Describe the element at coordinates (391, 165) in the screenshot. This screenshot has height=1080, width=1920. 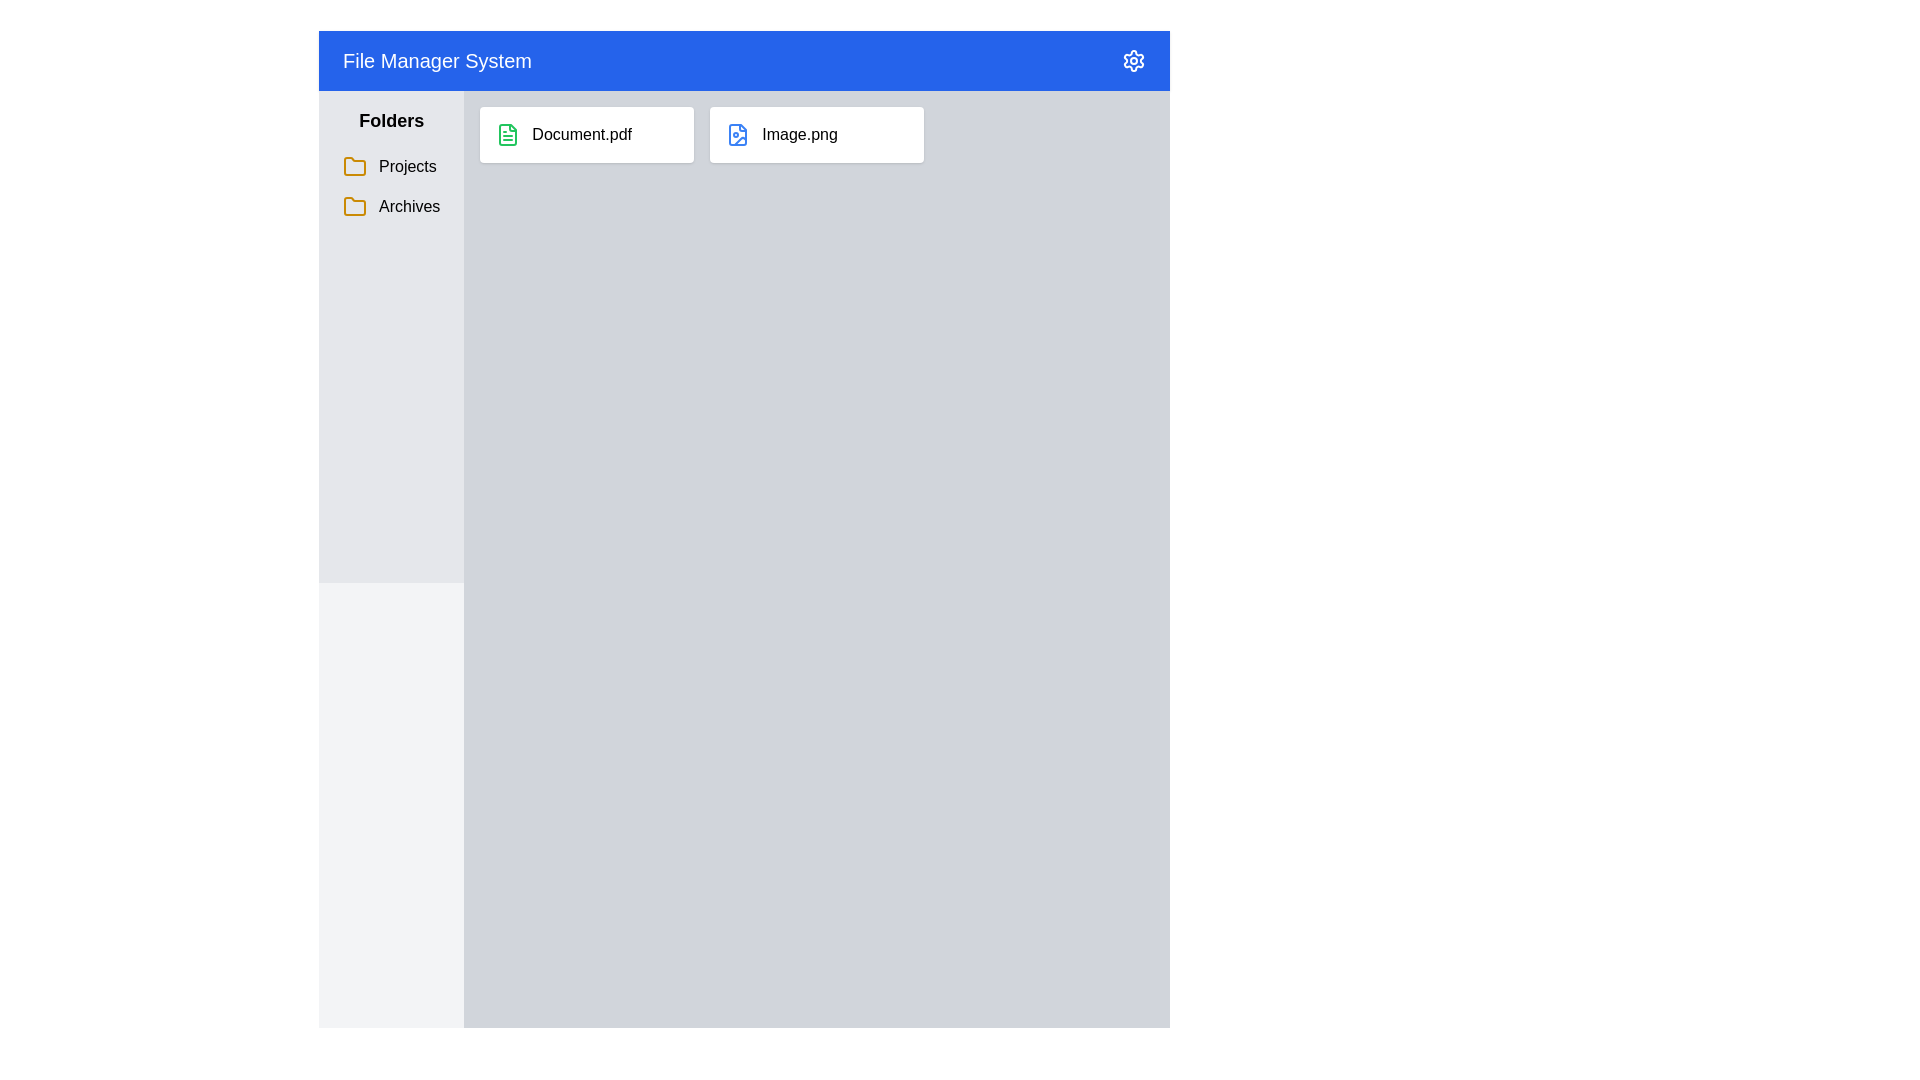
I see `the 'Projects' folder entry in the file manager interface` at that location.